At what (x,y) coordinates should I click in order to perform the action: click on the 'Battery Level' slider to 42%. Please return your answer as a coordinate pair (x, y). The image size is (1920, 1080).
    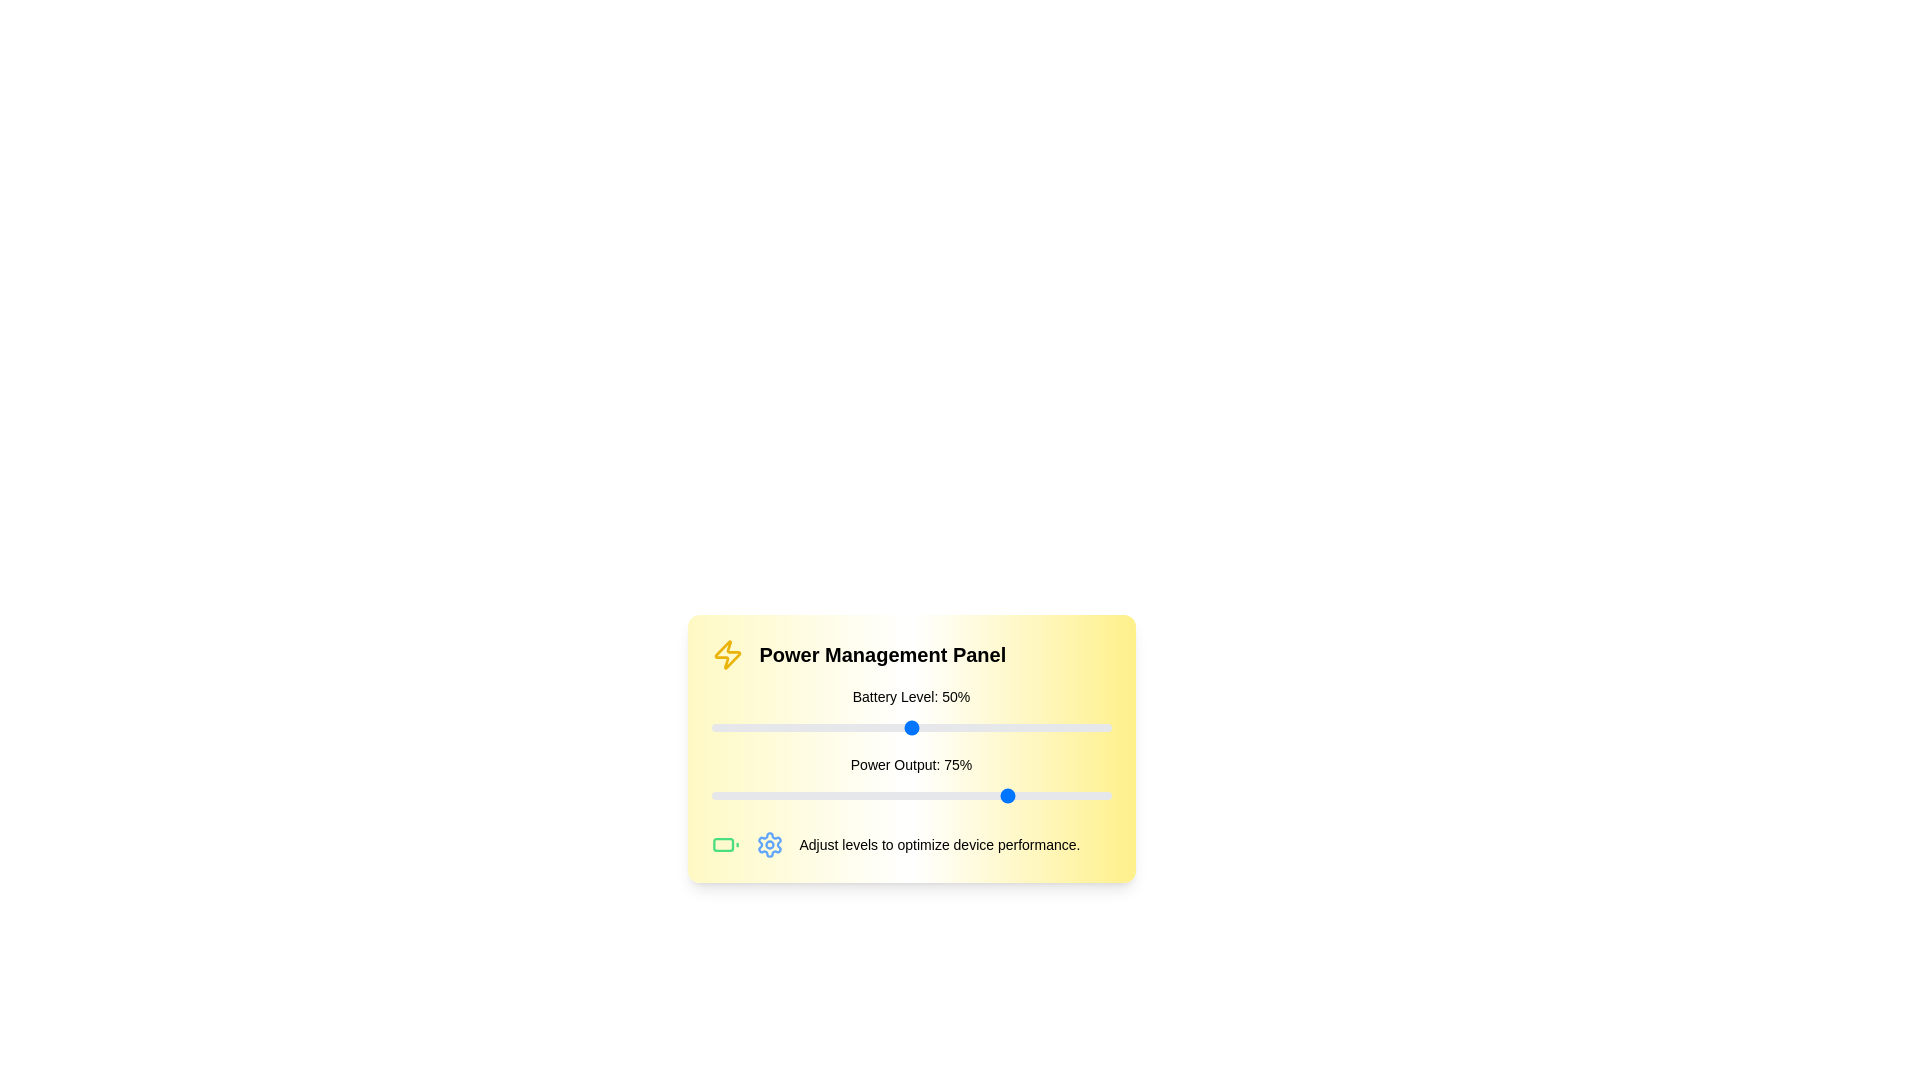
    Looking at the image, I should click on (879, 728).